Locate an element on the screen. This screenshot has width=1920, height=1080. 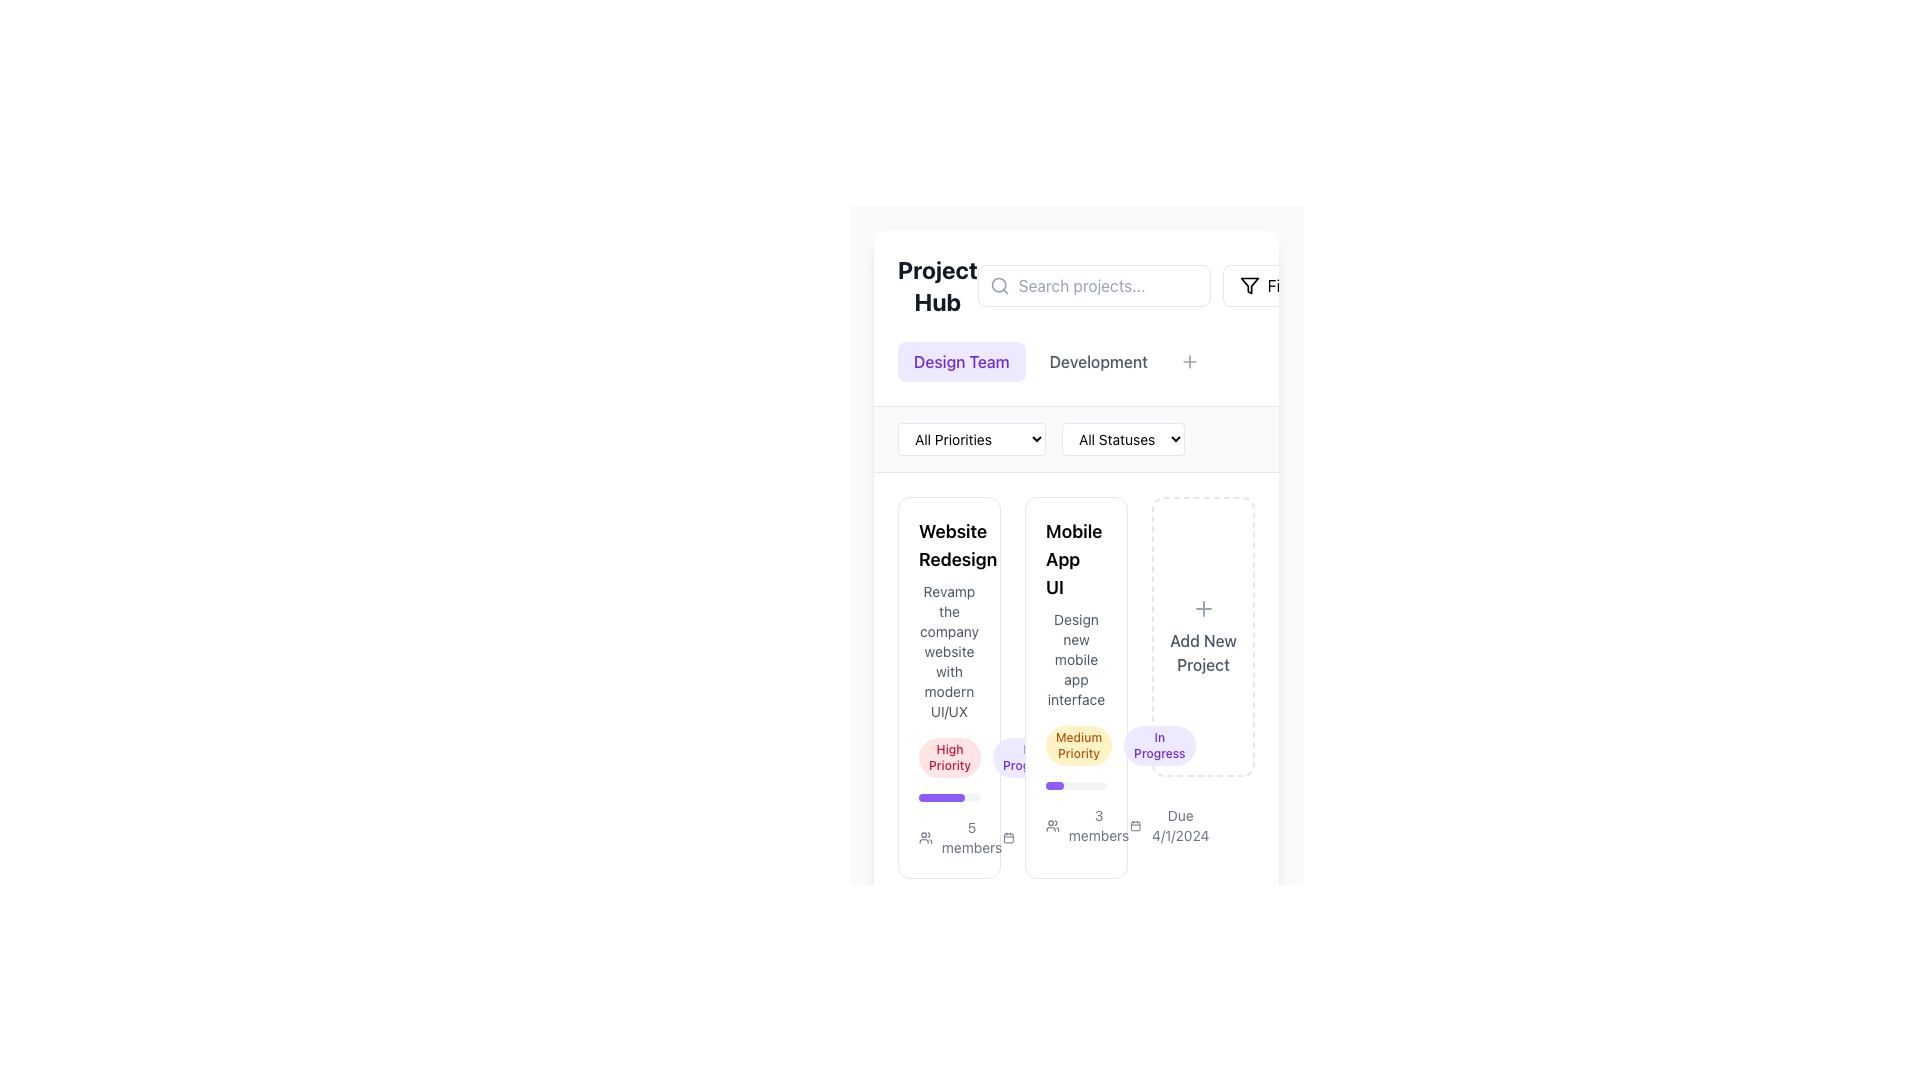
the interactive button located to the right of the 'Development' button, which is the last element in the horizontal grouping of buttons at the top center of the interface is located at coordinates (1189, 362).